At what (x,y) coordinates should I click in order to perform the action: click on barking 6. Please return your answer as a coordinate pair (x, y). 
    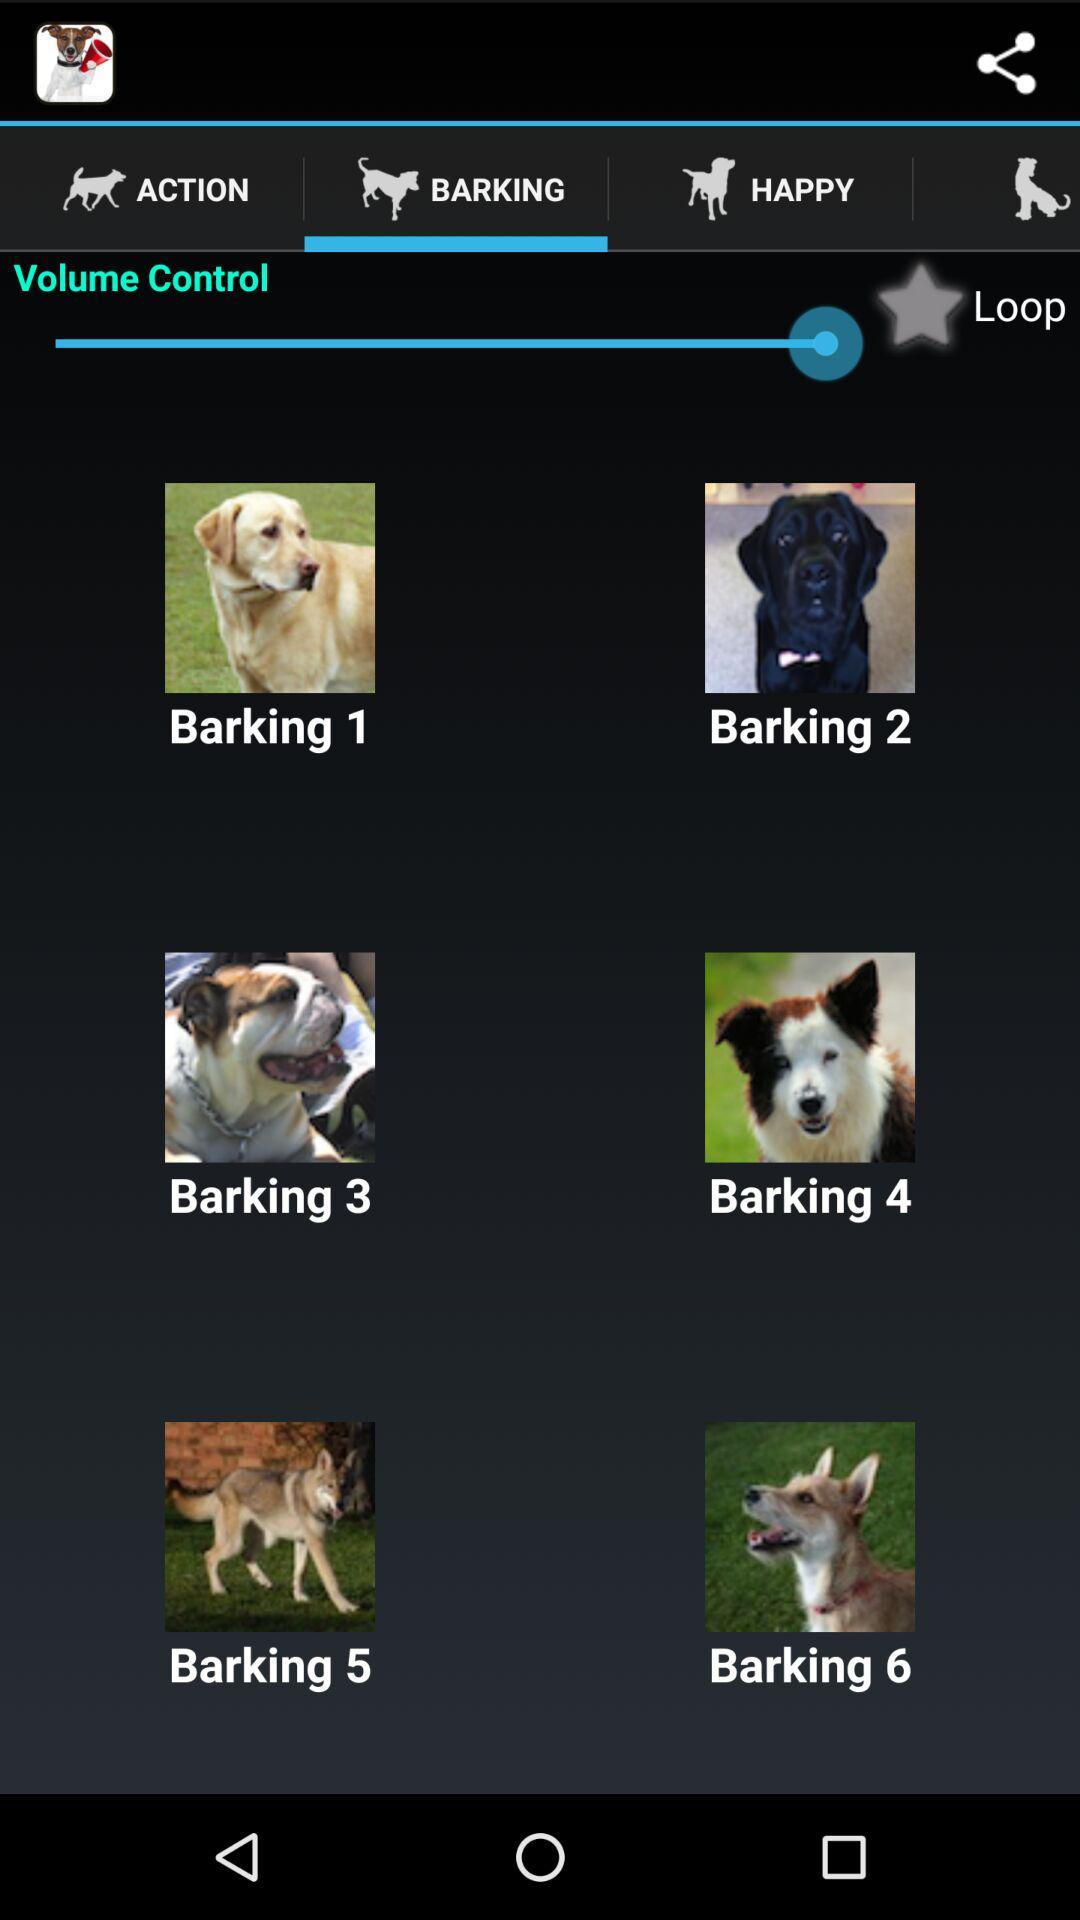
    Looking at the image, I should click on (810, 1557).